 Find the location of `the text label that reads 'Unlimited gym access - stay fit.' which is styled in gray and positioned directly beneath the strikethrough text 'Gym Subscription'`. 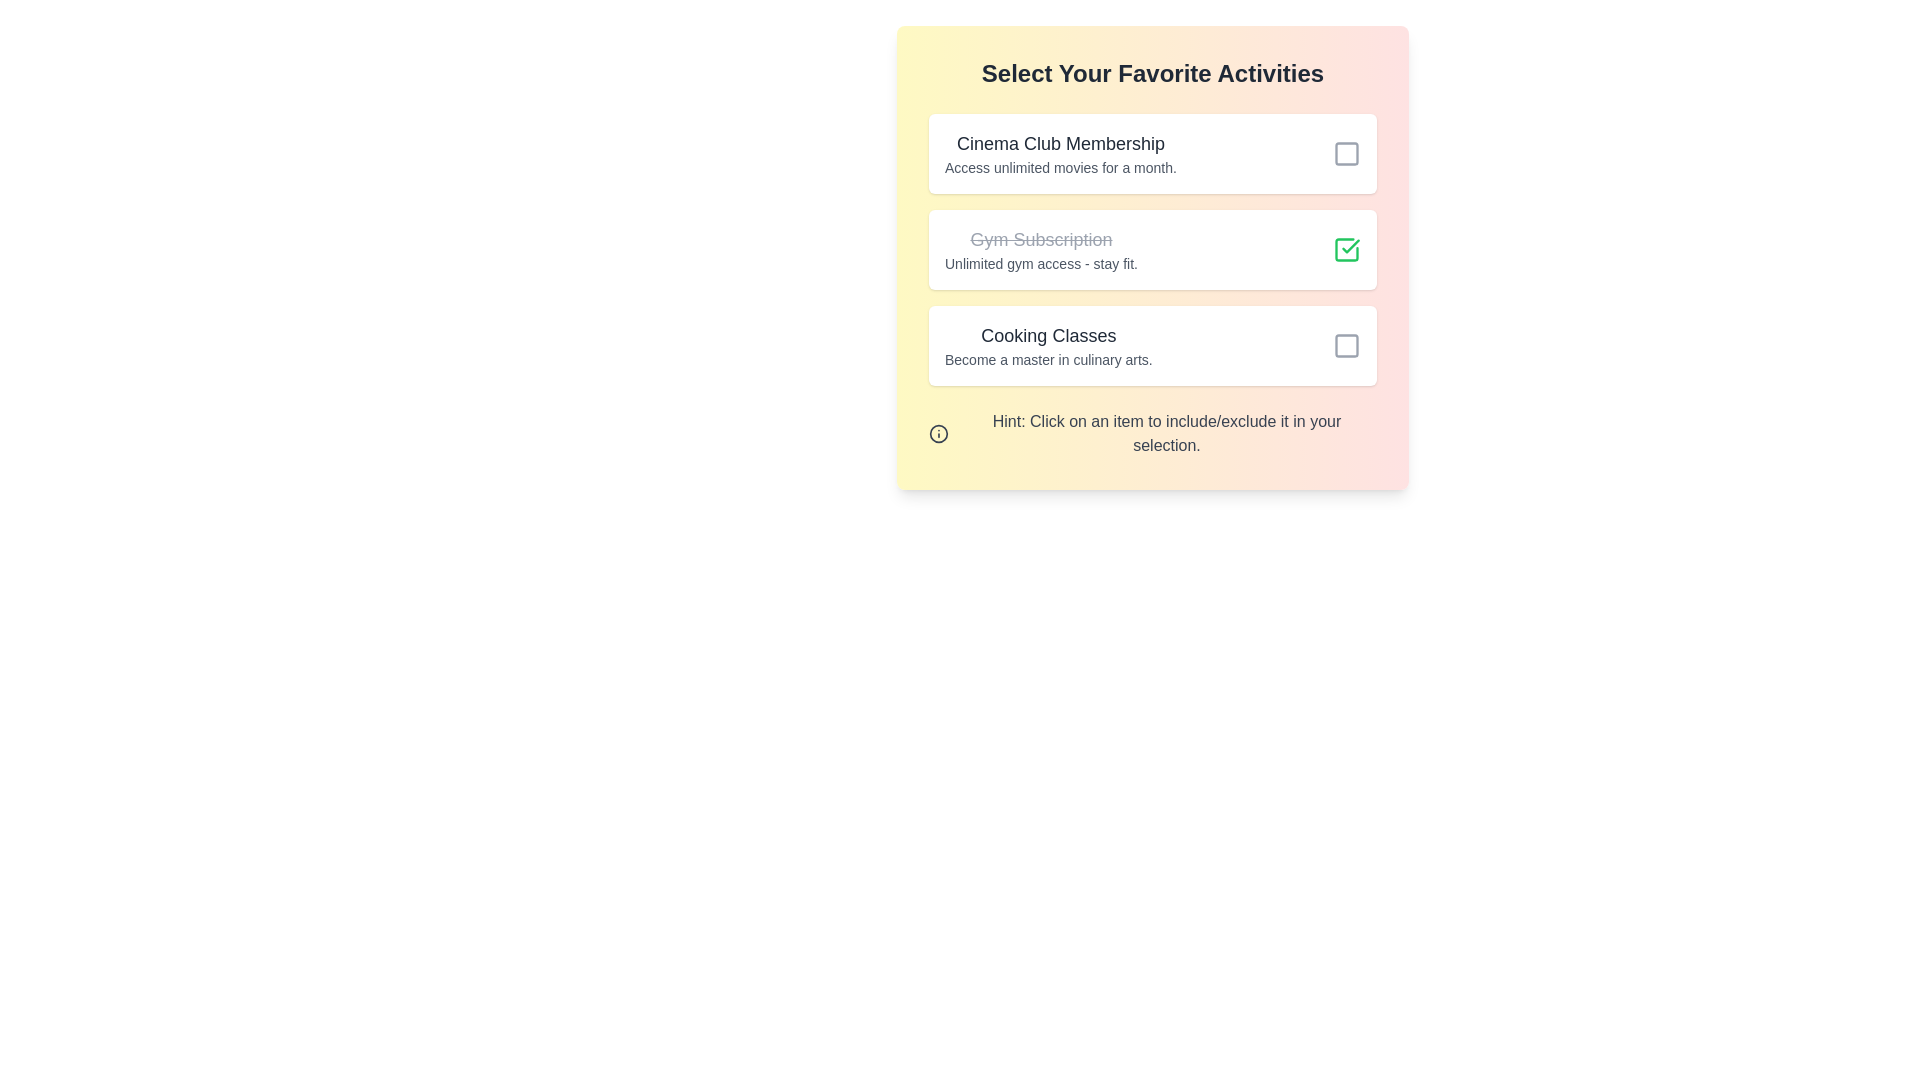

the text label that reads 'Unlimited gym access - stay fit.' which is styled in gray and positioned directly beneath the strikethrough text 'Gym Subscription' is located at coordinates (1040, 262).